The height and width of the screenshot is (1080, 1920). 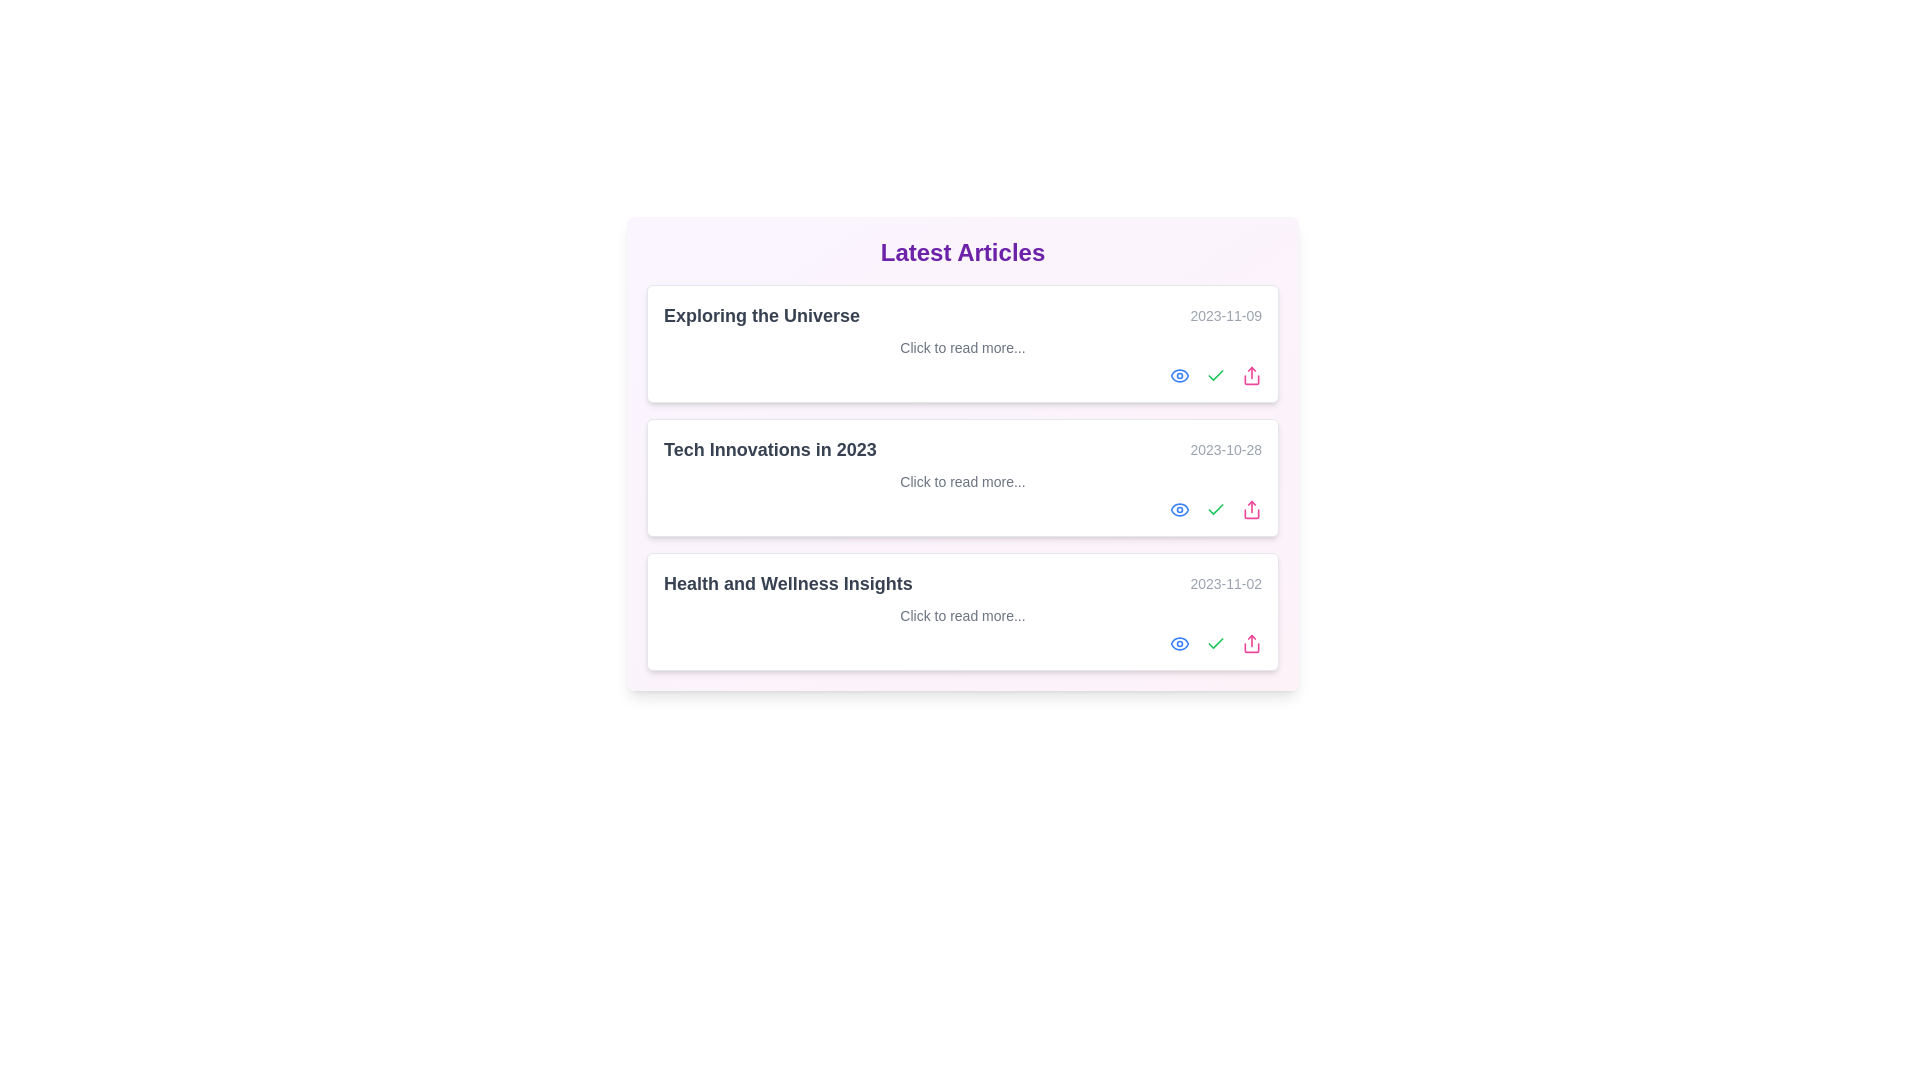 I want to click on 'Share' icon for the article titled Tech Innovations in 2023, so click(x=1251, y=508).